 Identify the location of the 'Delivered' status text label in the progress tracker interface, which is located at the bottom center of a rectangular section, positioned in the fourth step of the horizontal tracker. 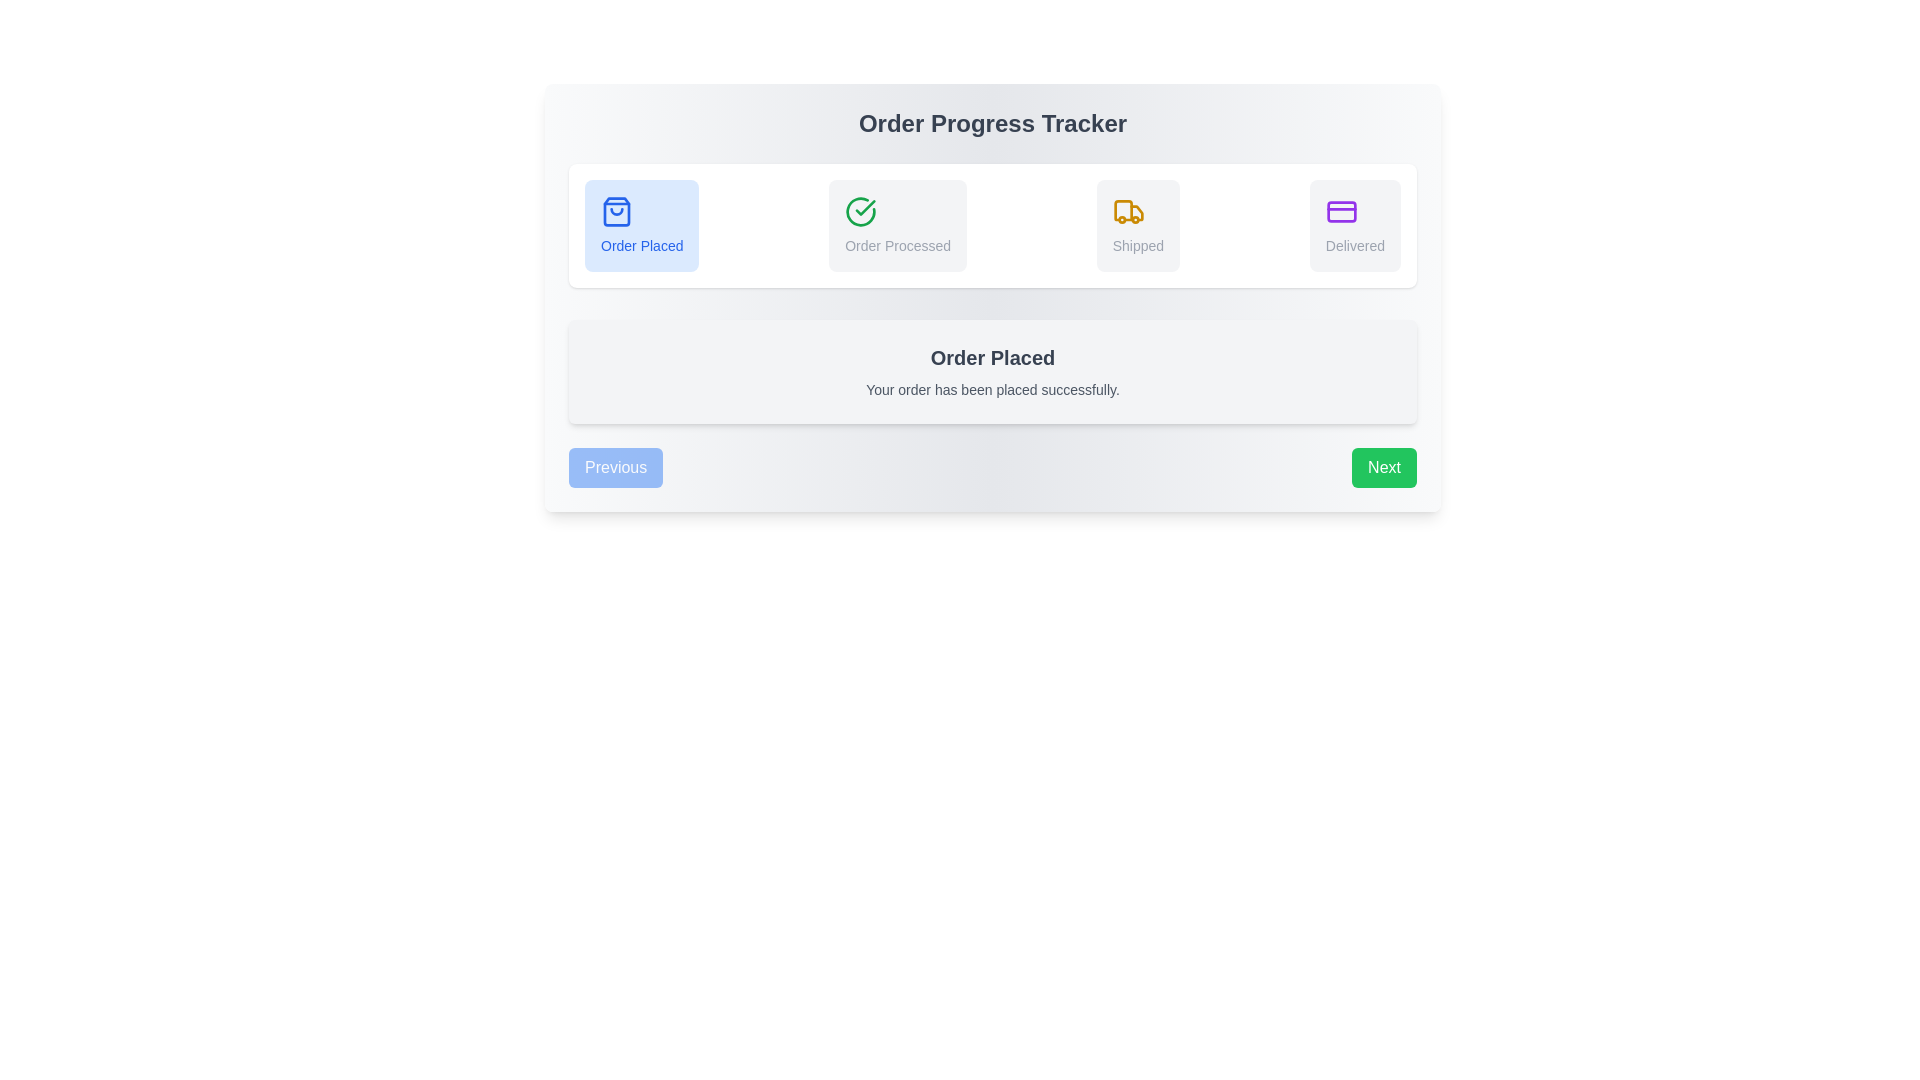
(1355, 245).